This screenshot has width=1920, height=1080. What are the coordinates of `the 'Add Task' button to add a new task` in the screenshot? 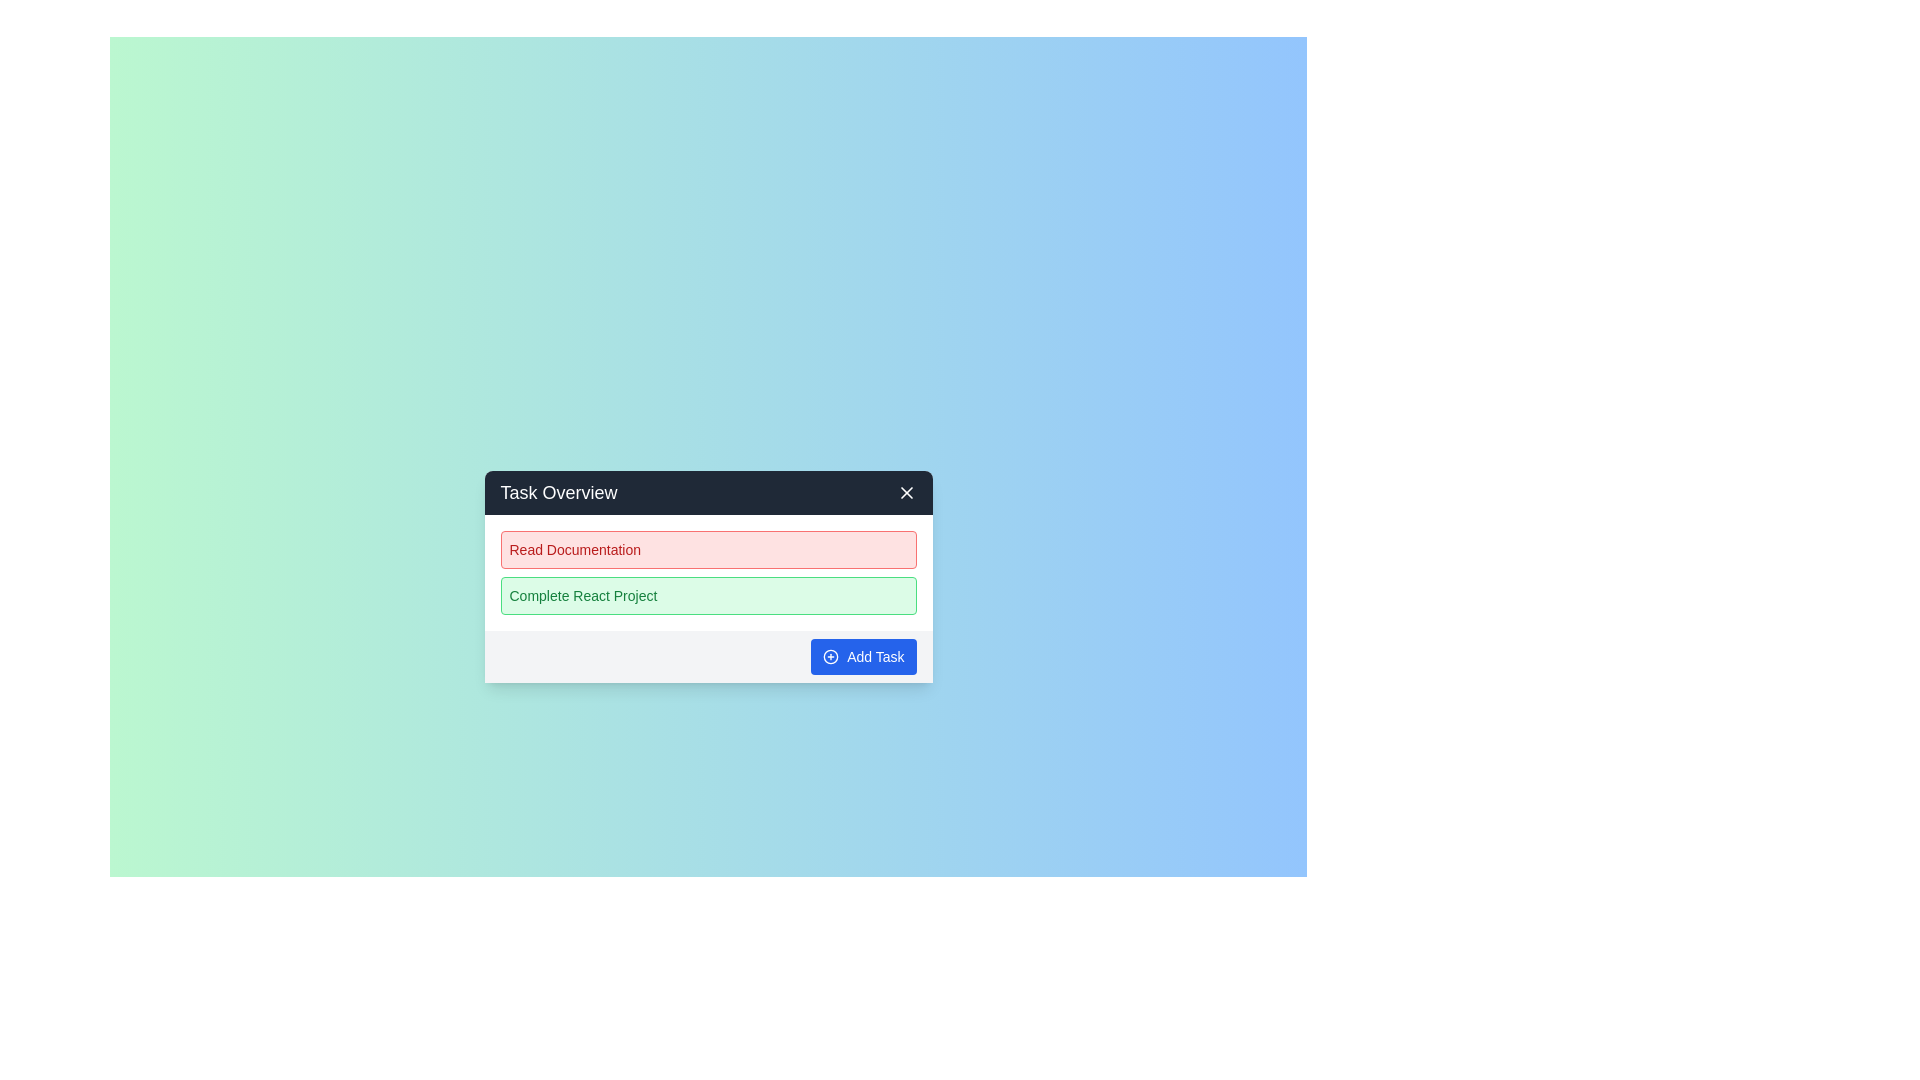 It's located at (863, 656).